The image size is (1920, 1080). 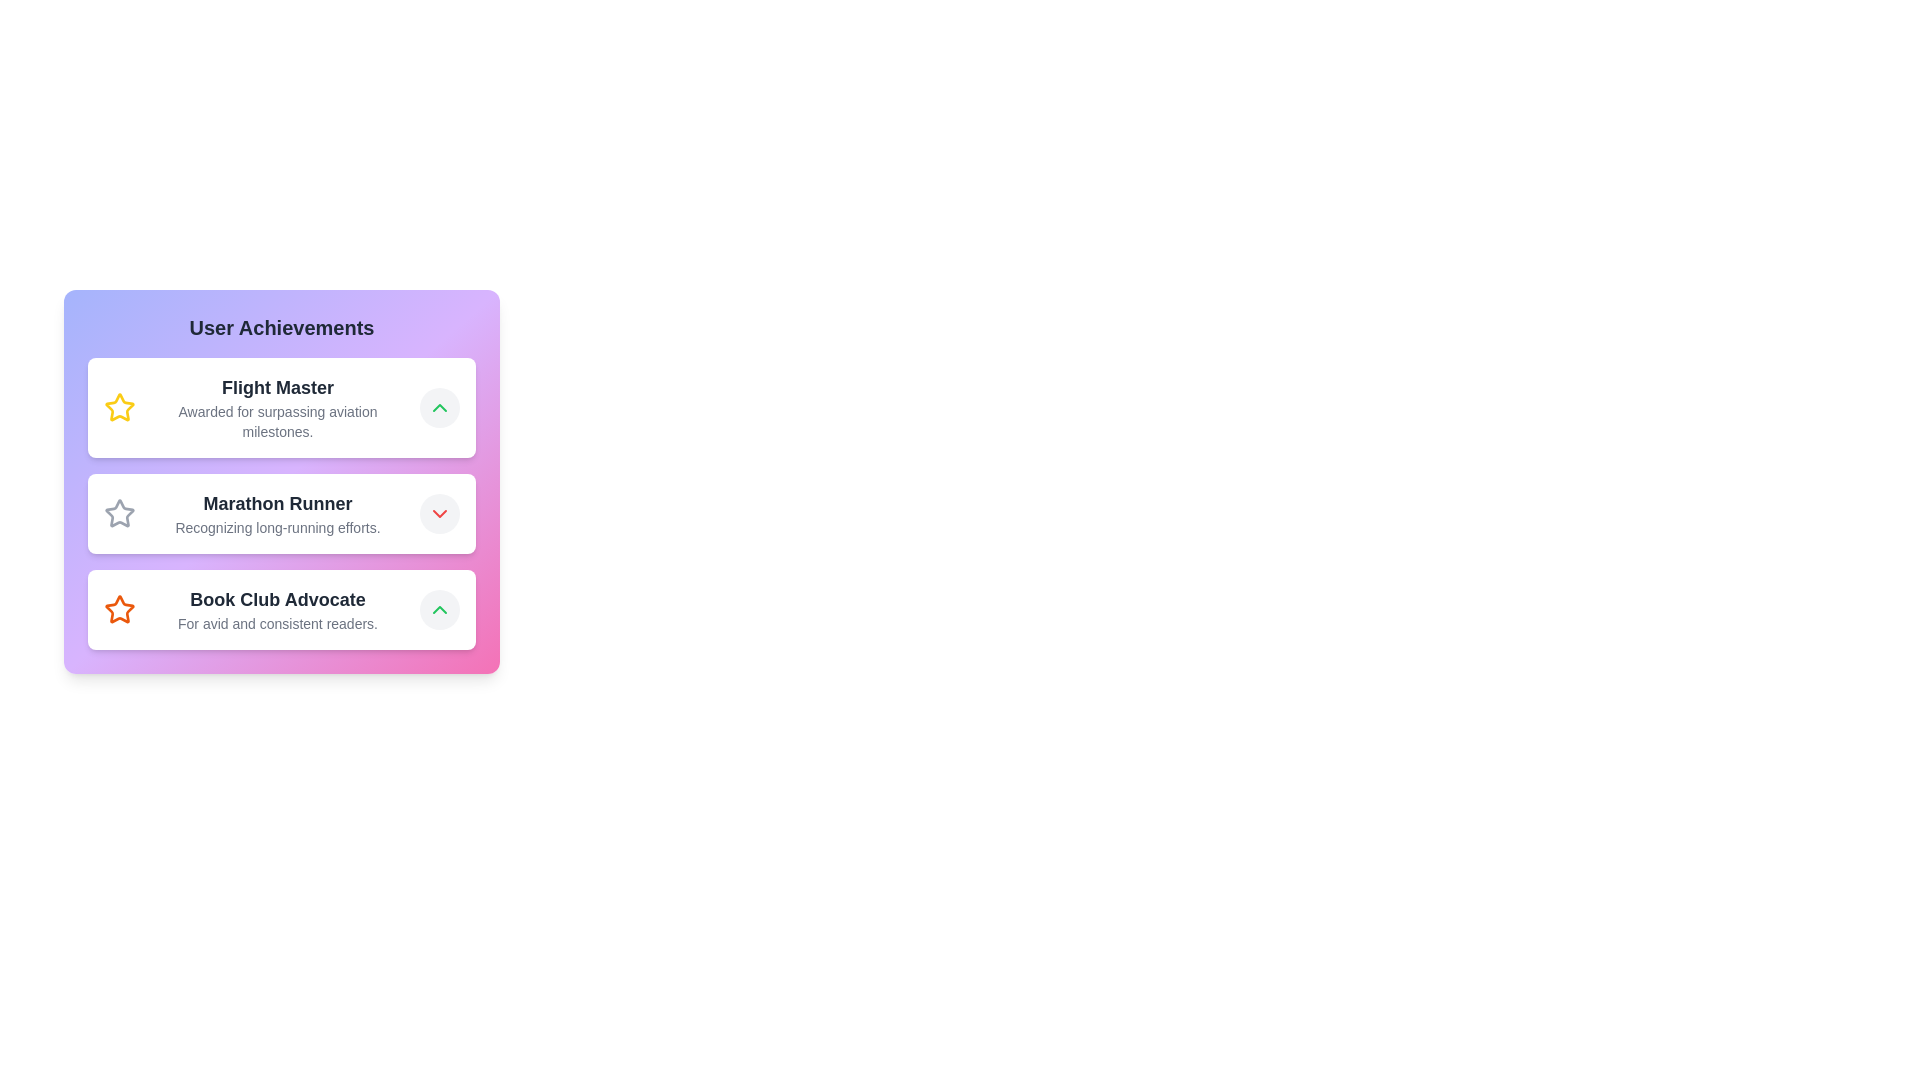 I want to click on descriptive text of the 'Flight Master' achievement display card, which is the topmost item in the User Achievements list, so click(x=281, y=407).